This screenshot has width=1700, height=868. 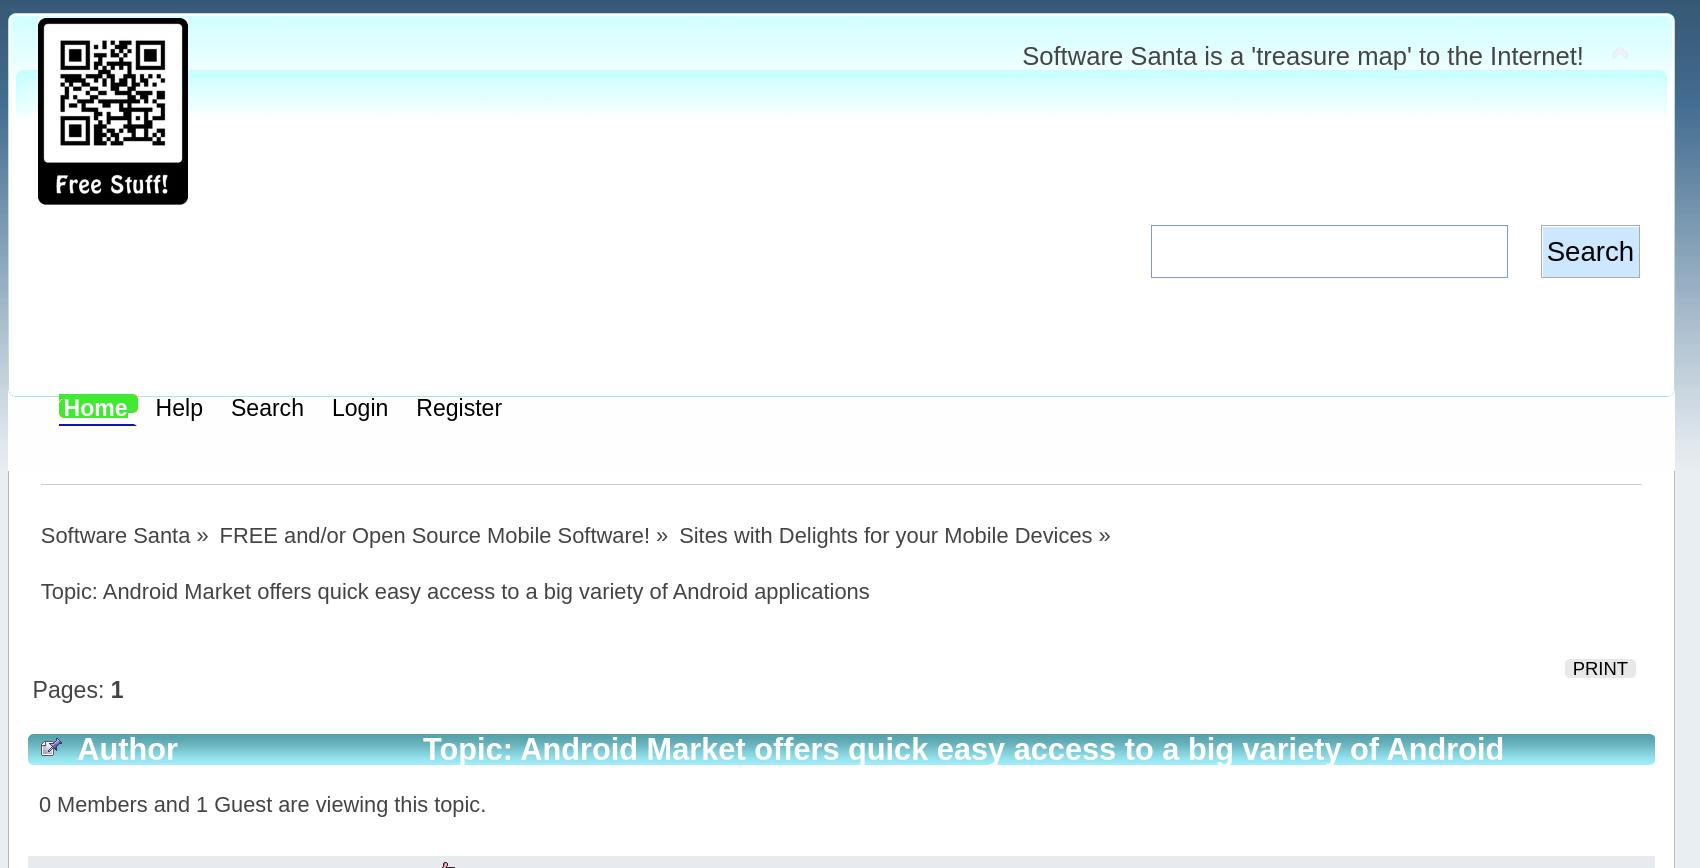 What do you see at coordinates (126, 748) in the screenshot?
I see `'Author'` at bounding box center [126, 748].